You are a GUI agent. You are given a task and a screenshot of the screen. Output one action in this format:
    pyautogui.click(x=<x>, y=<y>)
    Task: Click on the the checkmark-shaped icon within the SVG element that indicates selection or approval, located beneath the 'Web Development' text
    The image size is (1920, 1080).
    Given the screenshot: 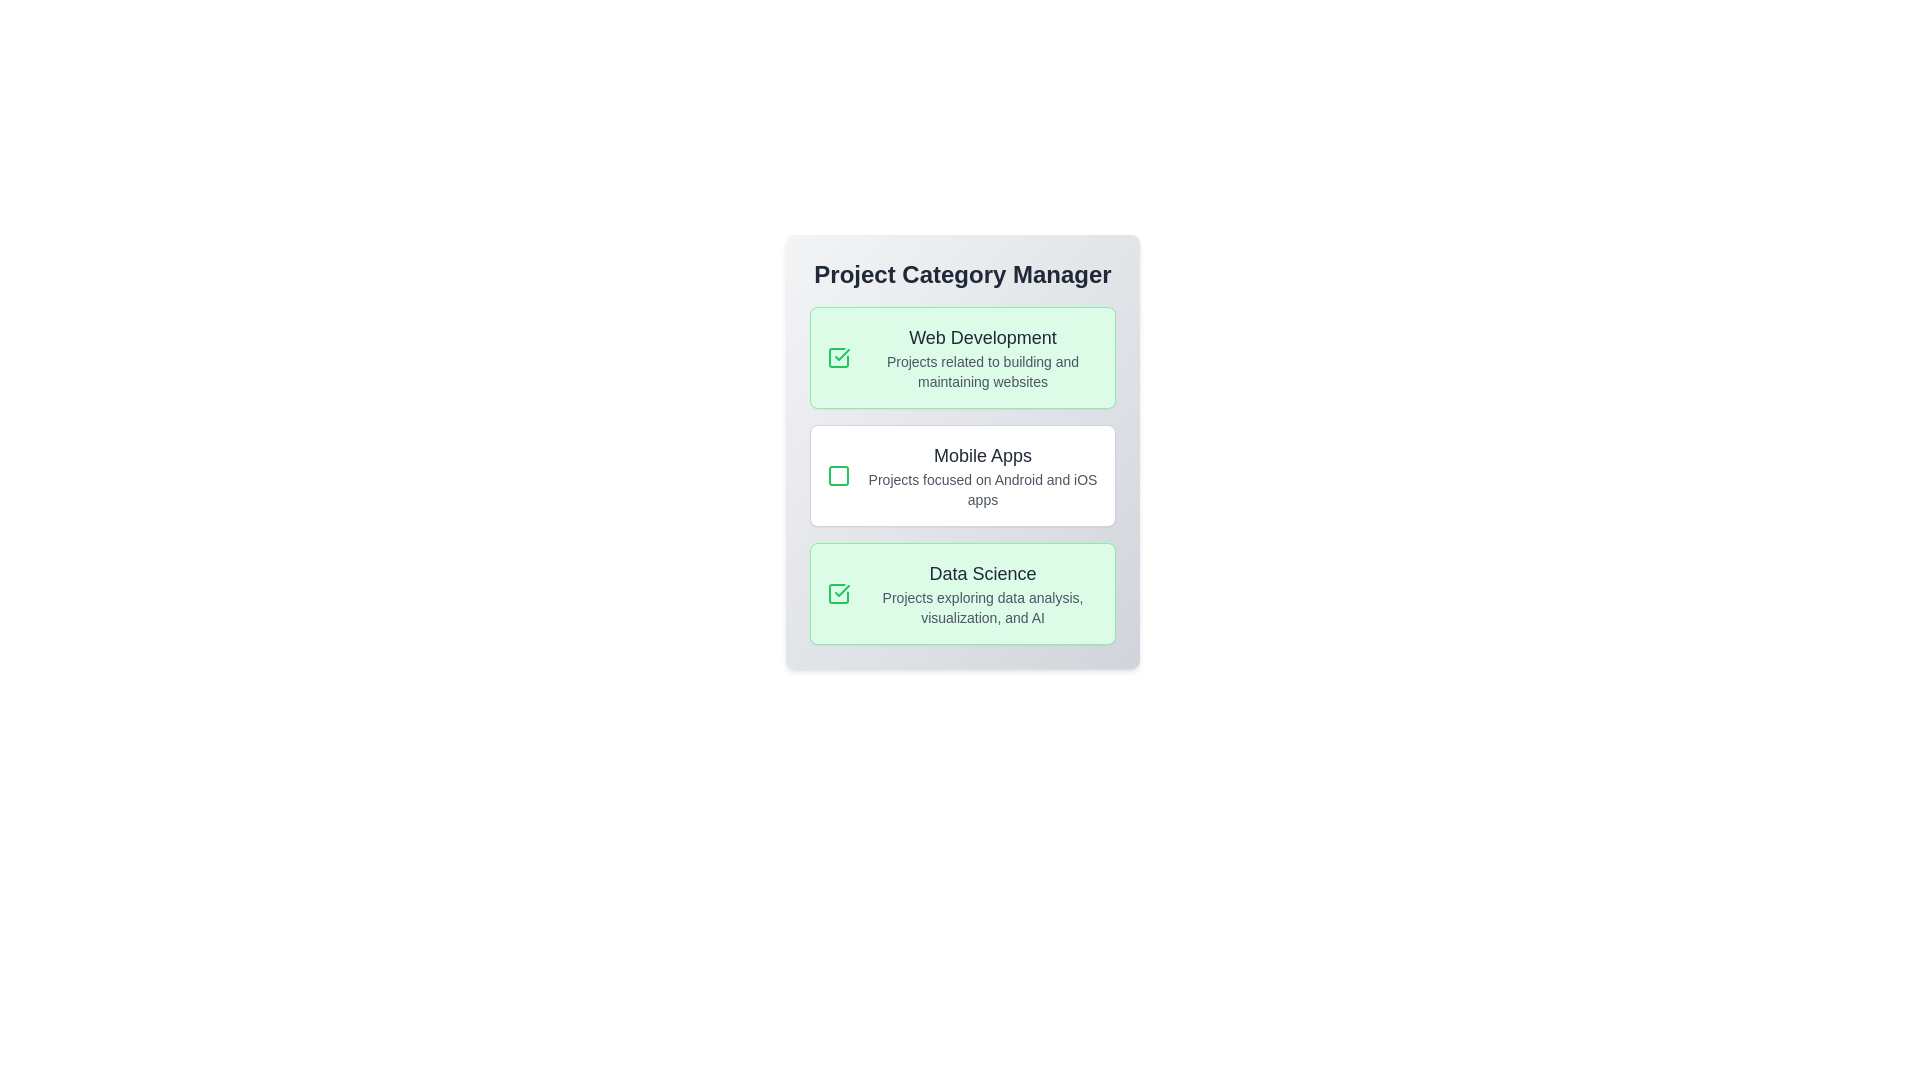 What is the action you would take?
    pyautogui.click(x=842, y=353)
    